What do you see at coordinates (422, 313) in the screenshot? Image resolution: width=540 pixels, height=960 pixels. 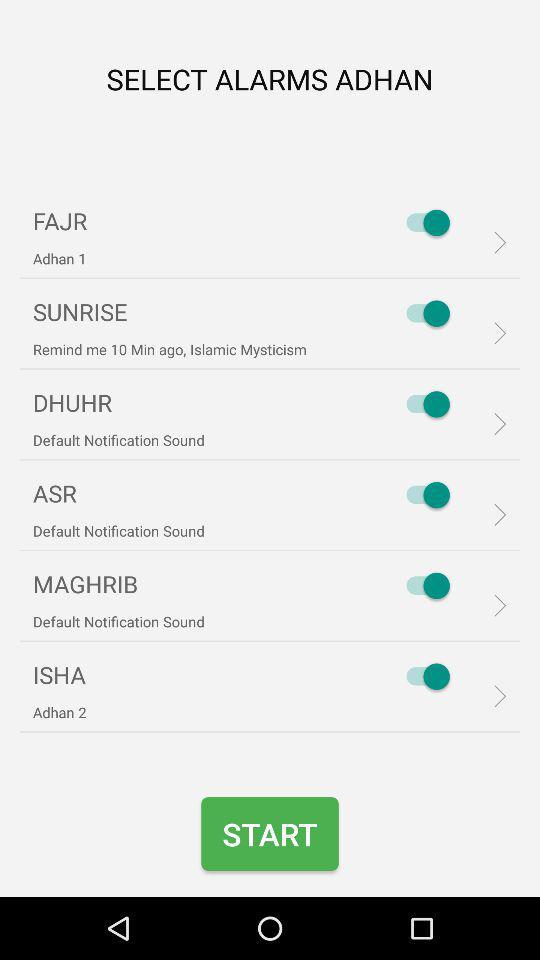 I see `the item to the right of remind me 10 icon` at bounding box center [422, 313].